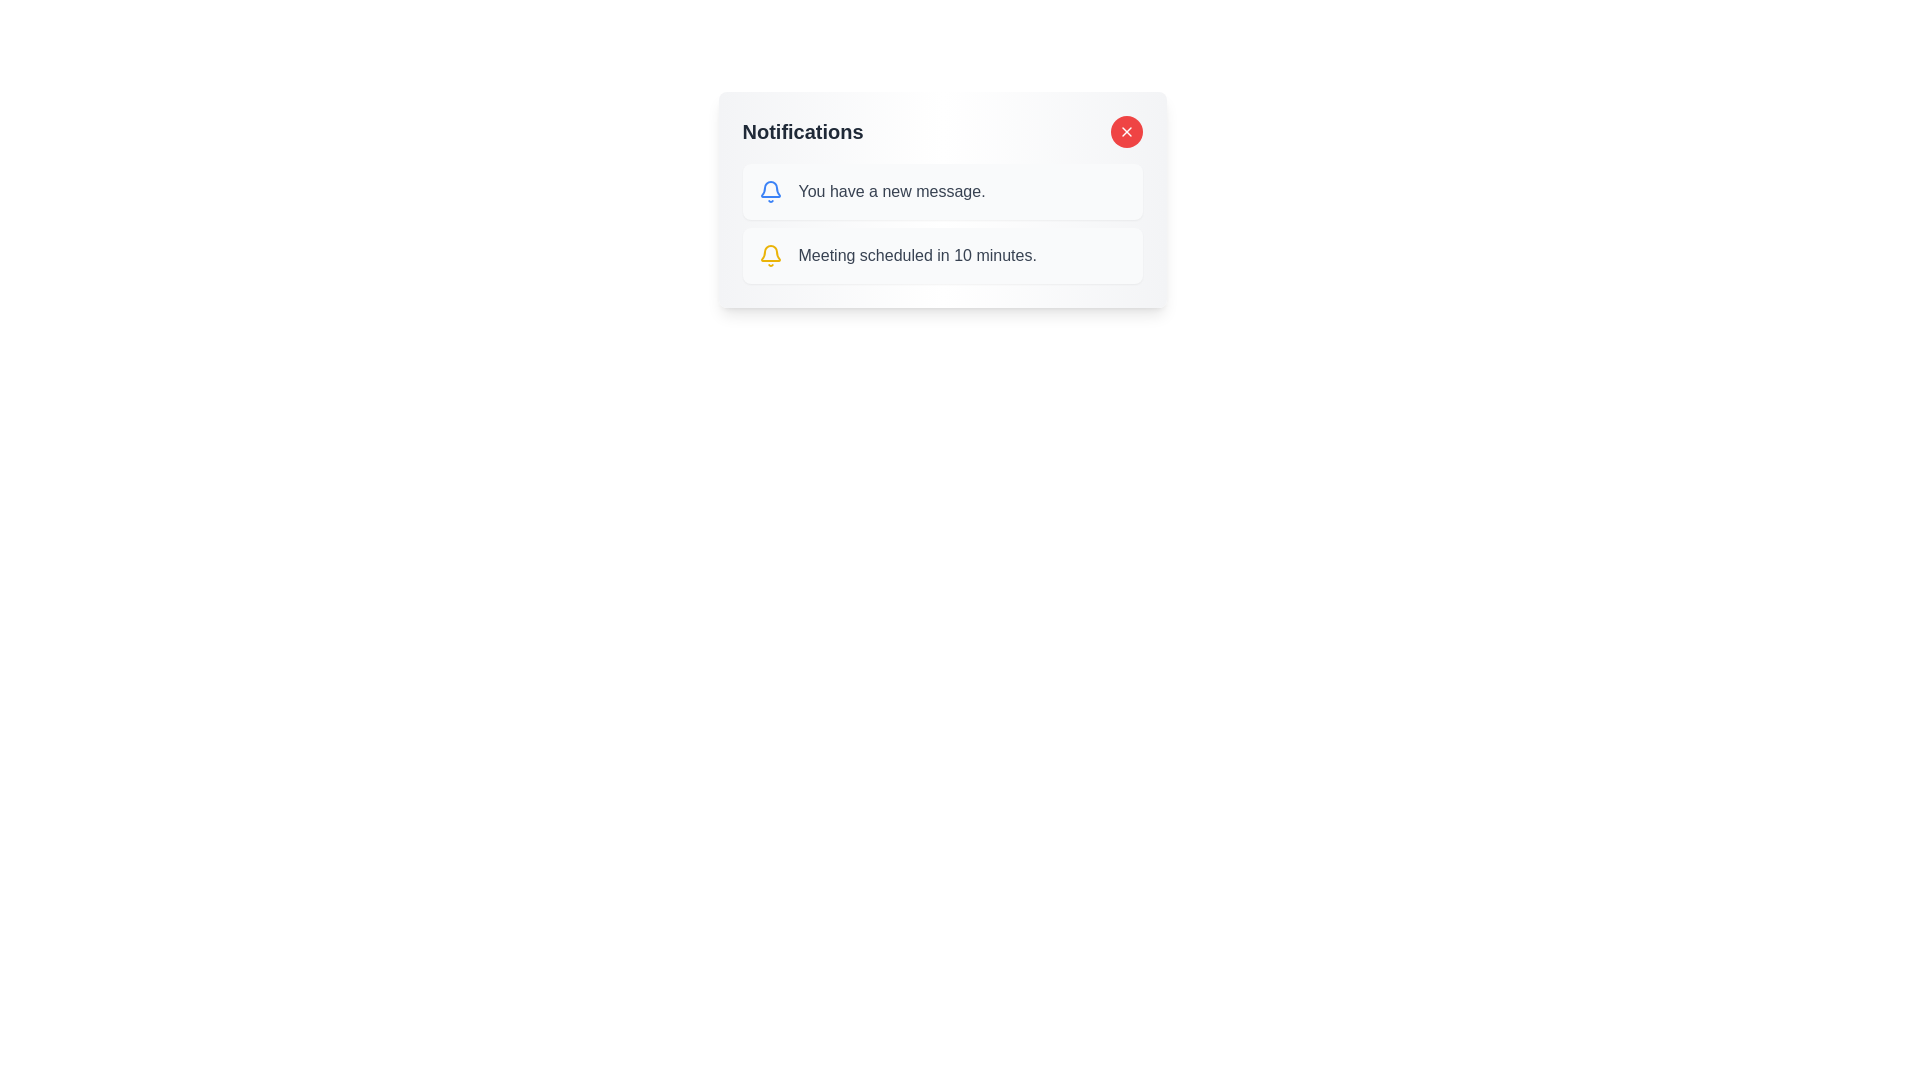 The height and width of the screenshot is (1080, 1920). I want to click on the notification icon located to the left of the text 'You have a new message.', so click(769, 192).